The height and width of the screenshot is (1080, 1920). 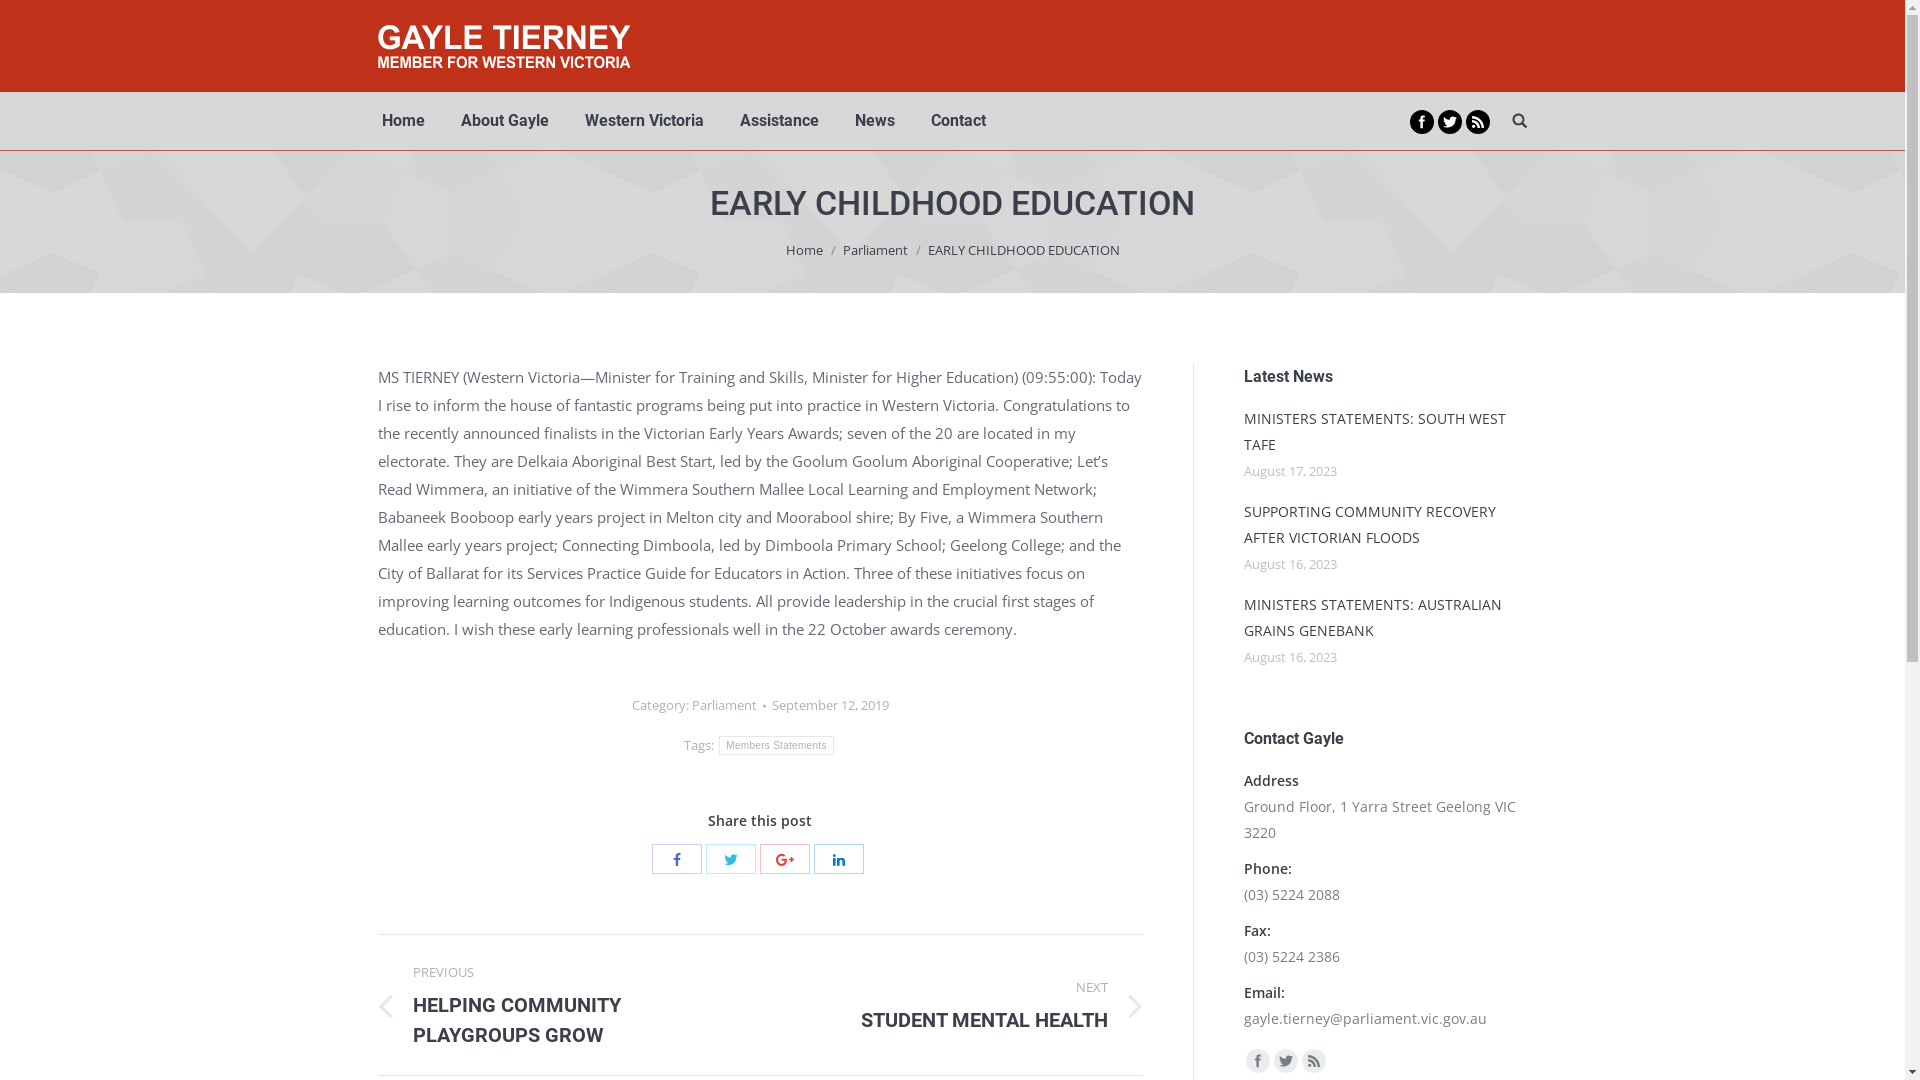 What do you see at coordinates (925, 120) in the screenshot?
I see `'Contact'` at bounding box center [925, 120].